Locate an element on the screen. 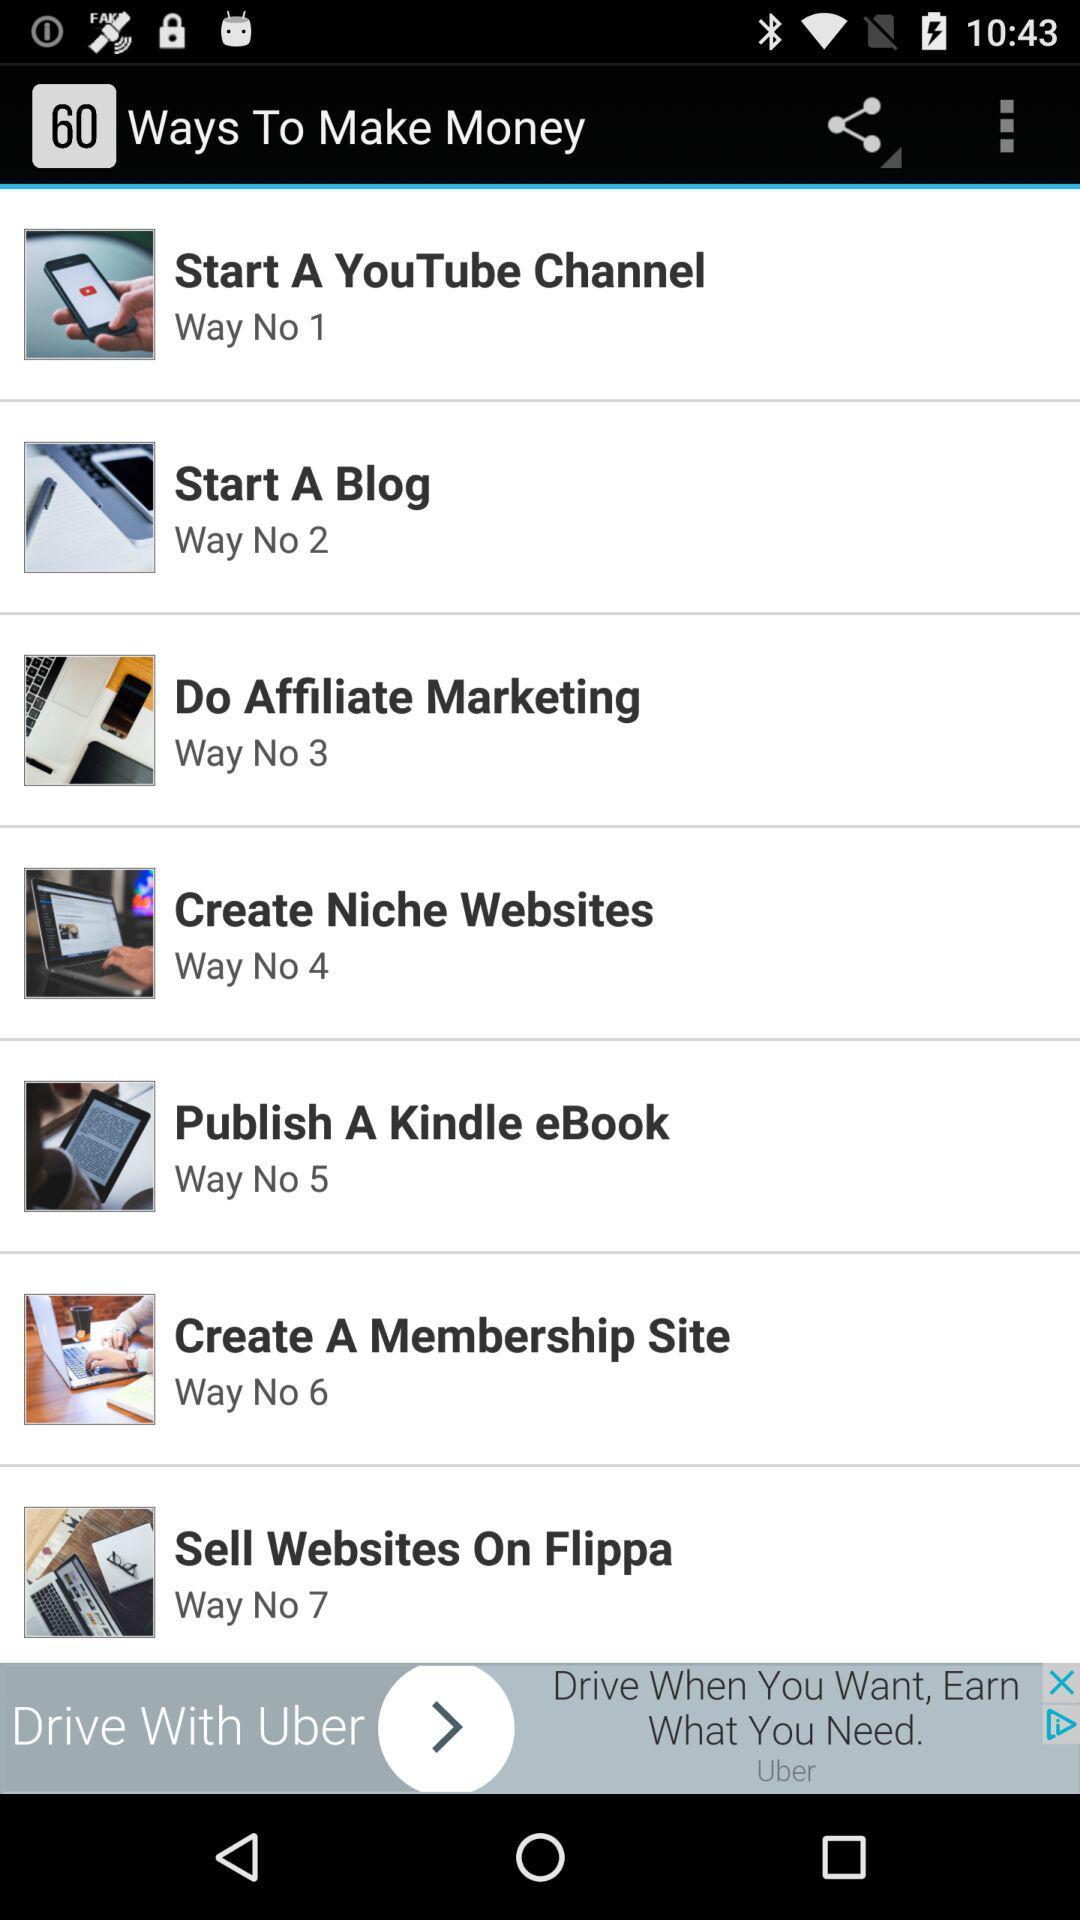 The width and height of the screenshot is (1080, 1920). open advertisement is located at coordinates (540, 1727).